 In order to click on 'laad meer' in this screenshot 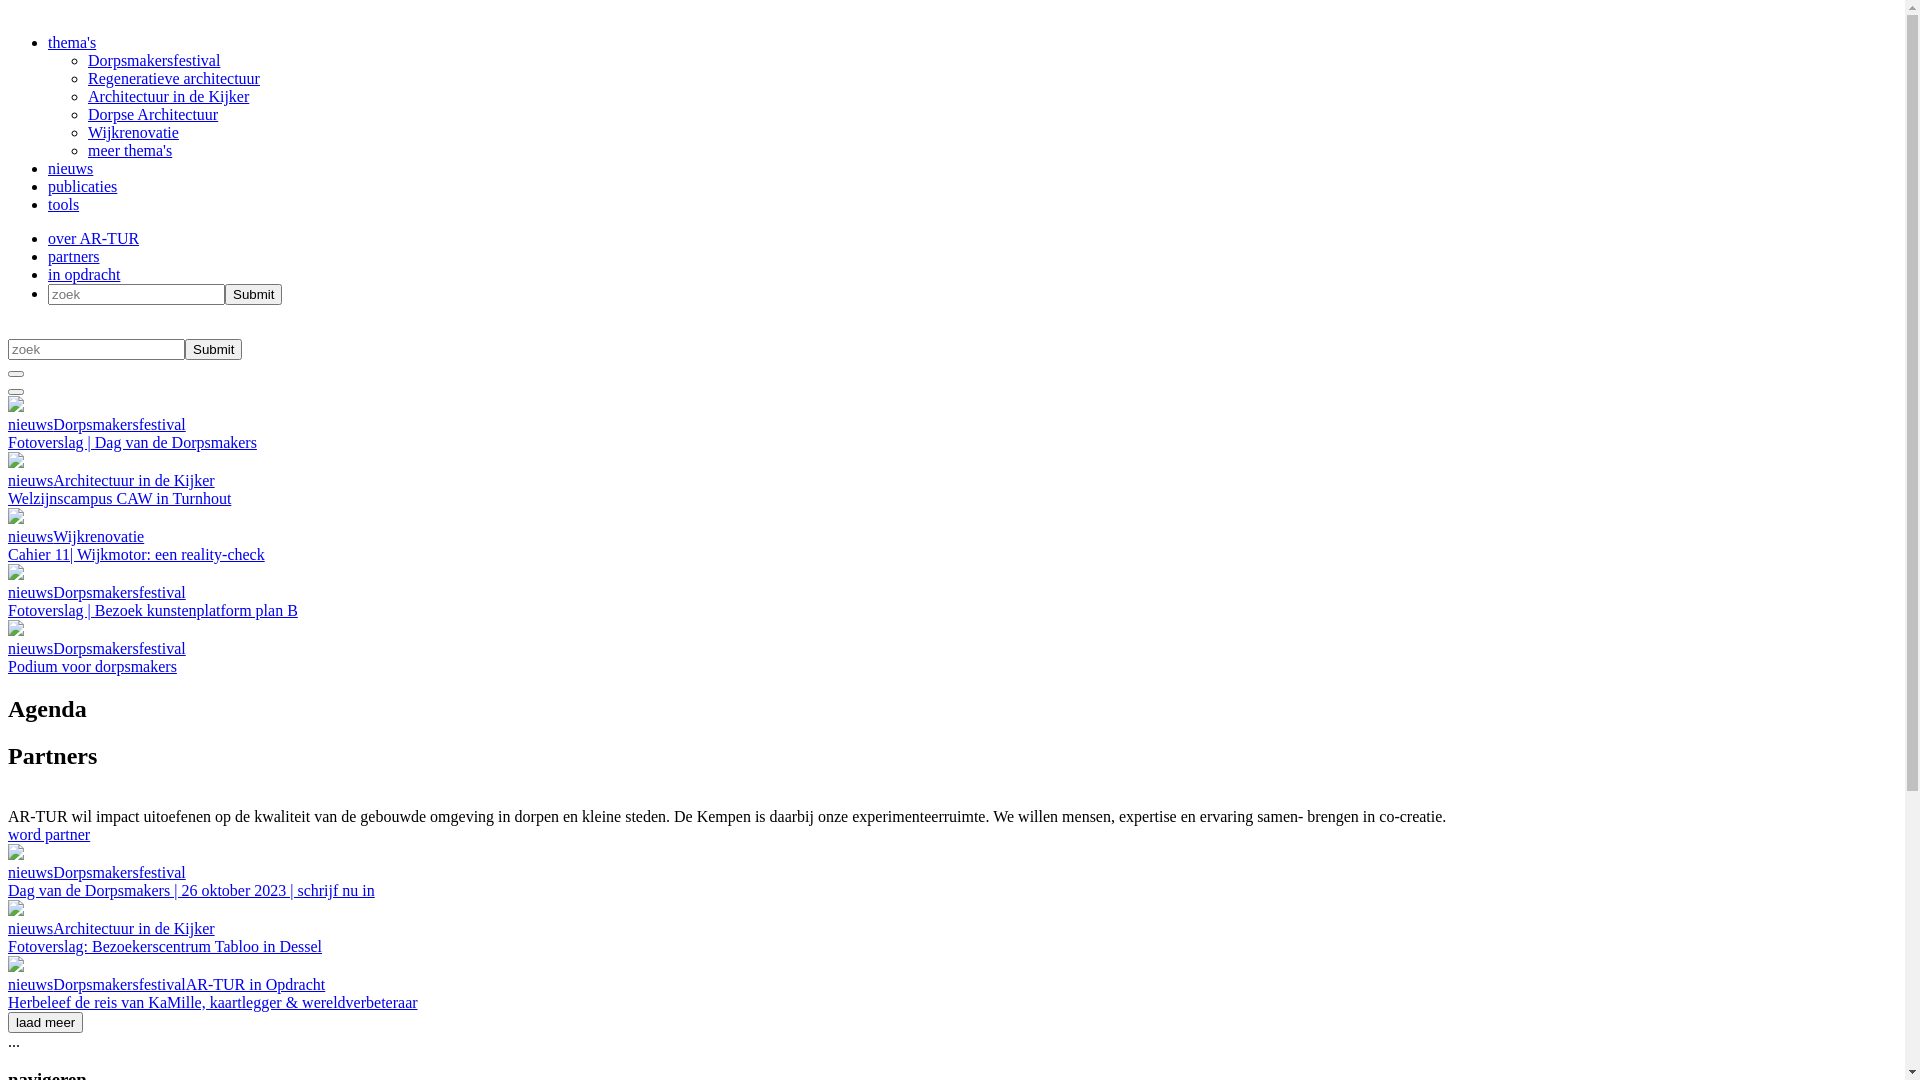, I will do `click(45, 1022)`.